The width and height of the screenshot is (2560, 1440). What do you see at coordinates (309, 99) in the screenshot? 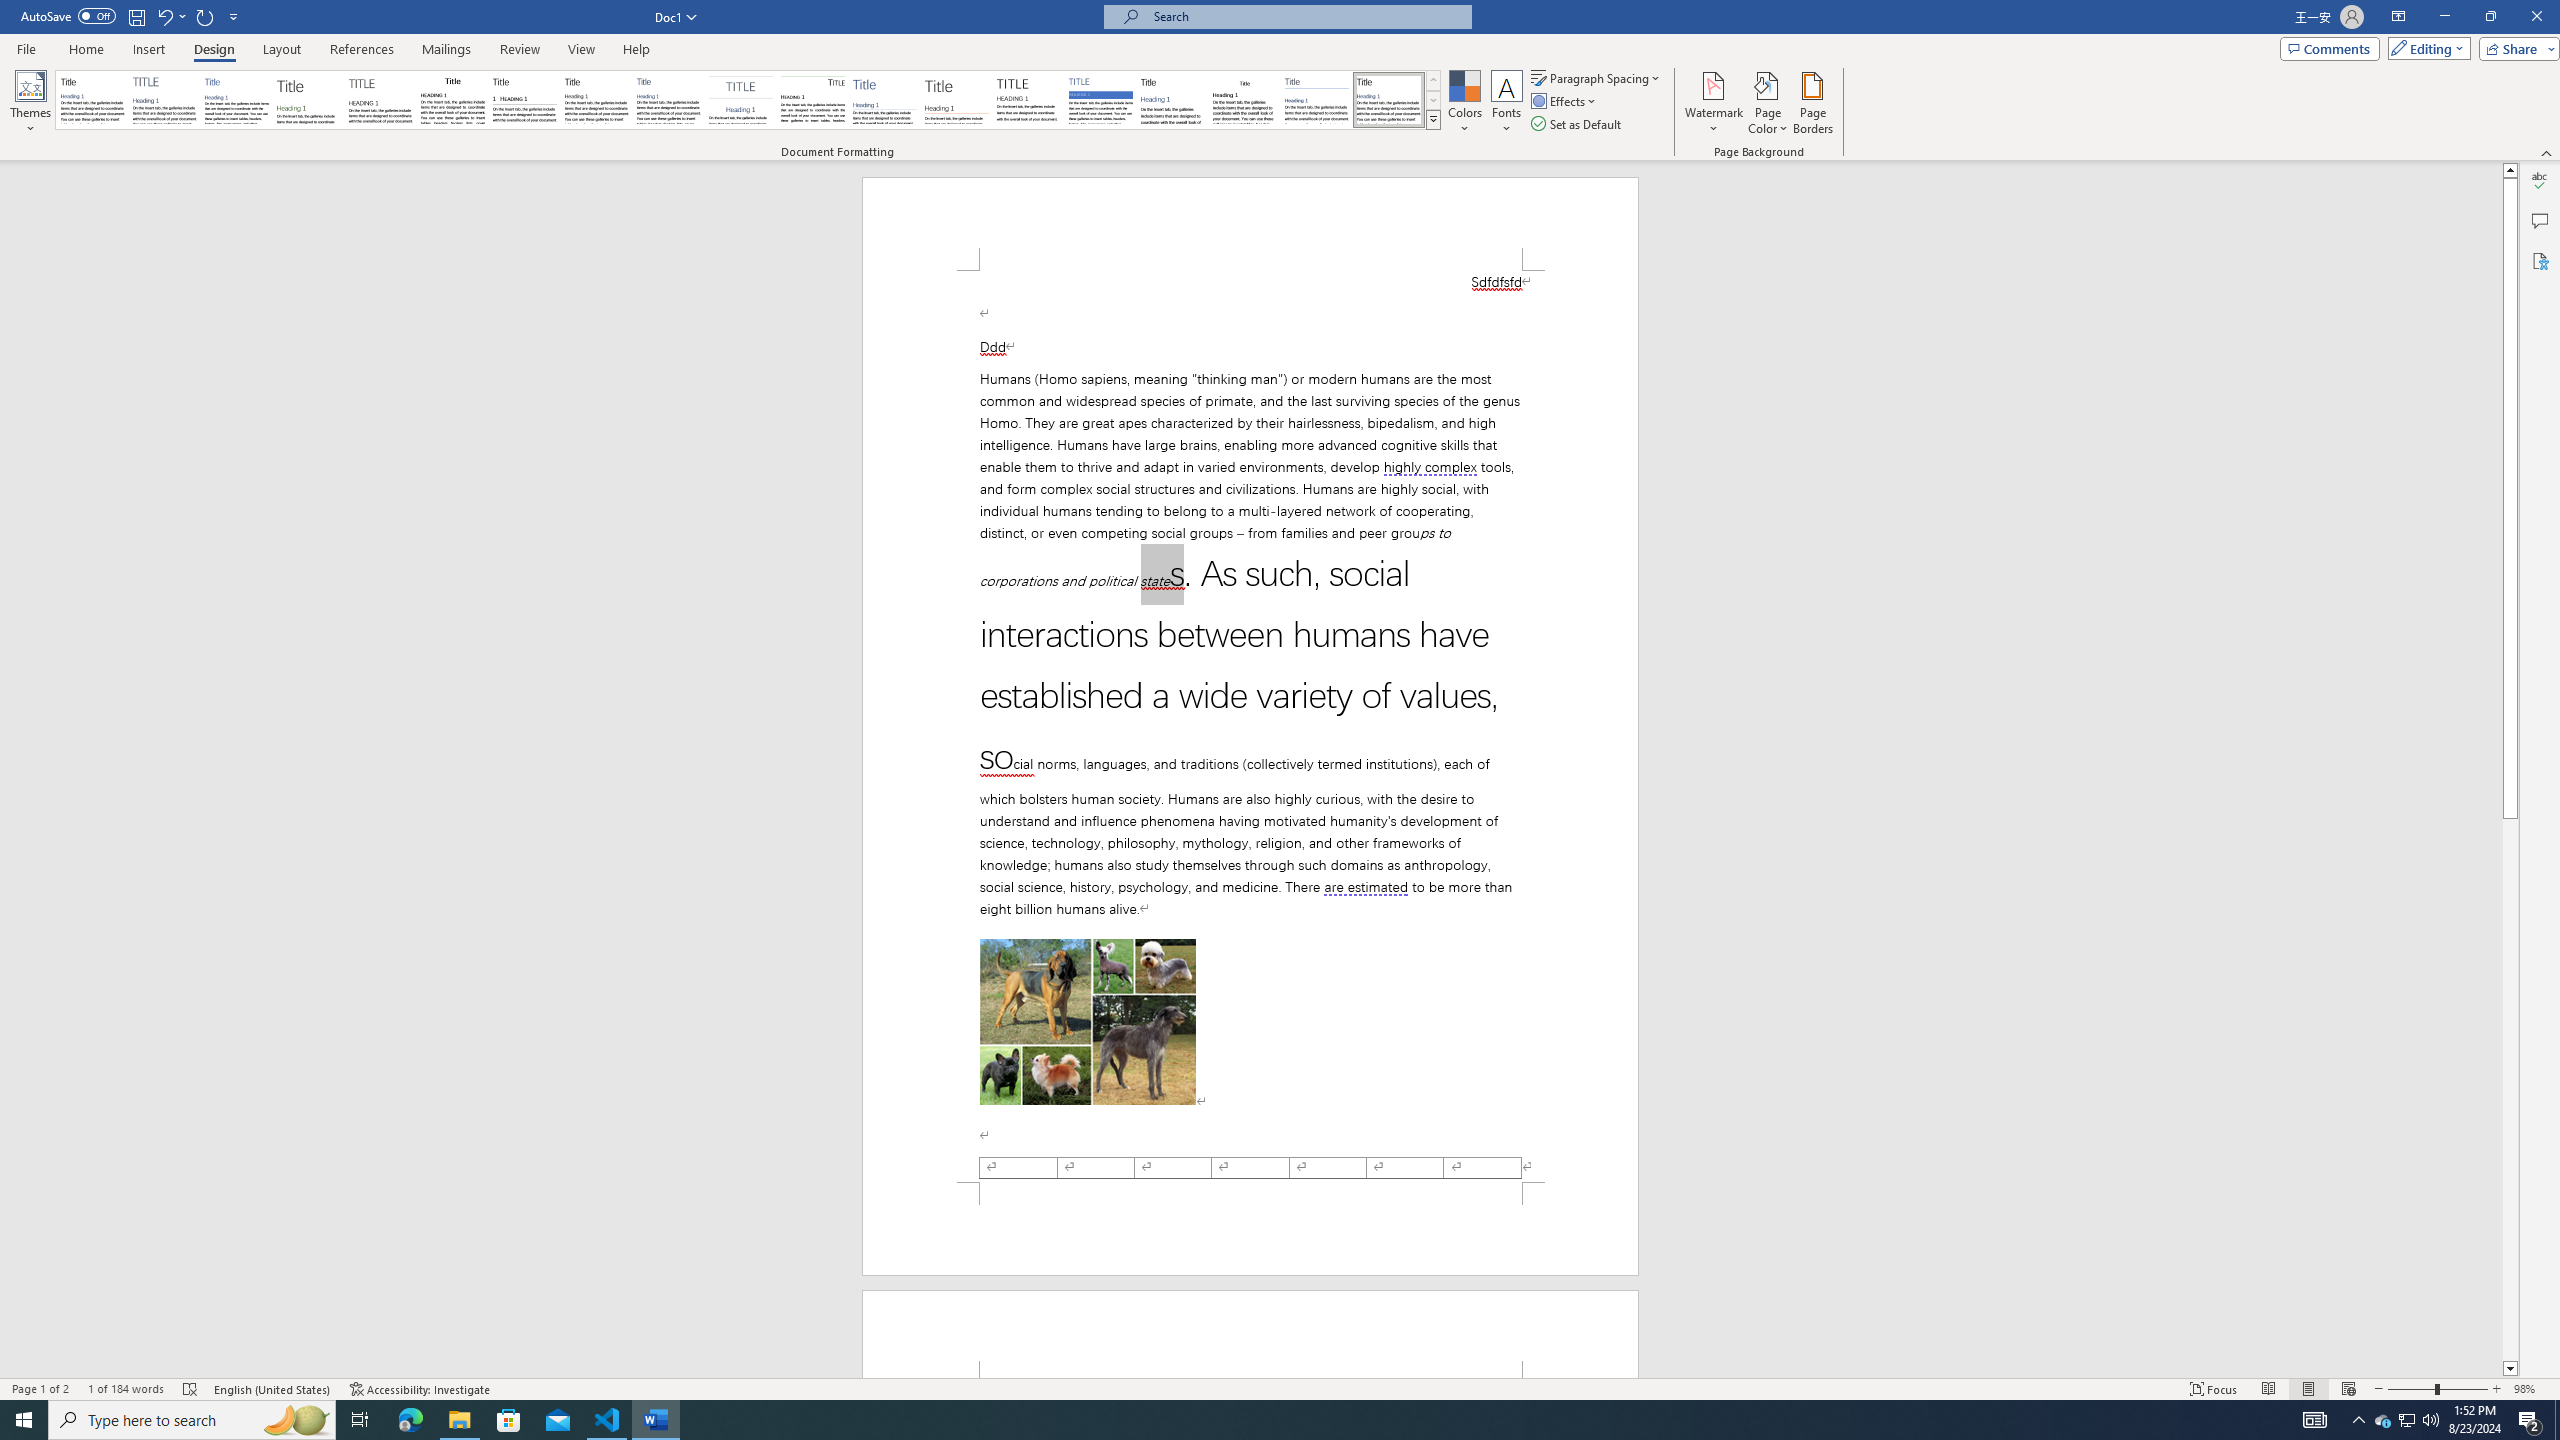
I see `'Basic (Stylish)'` at bounding box center [309, 99].